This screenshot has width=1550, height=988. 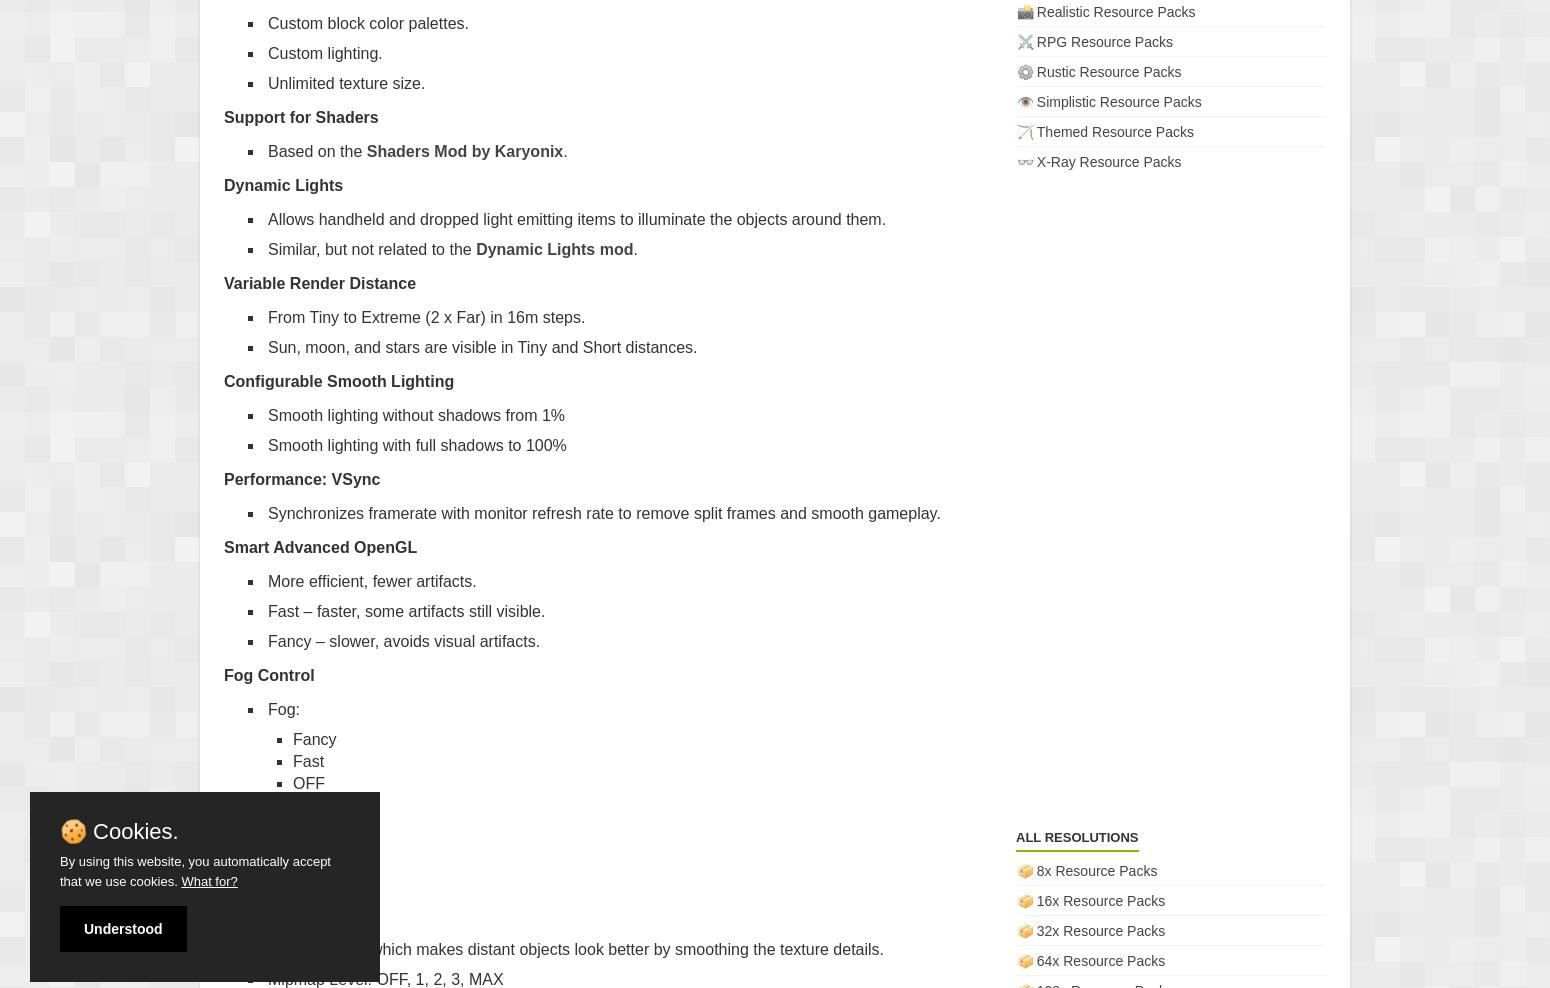 I want to click on 'Mipmap Level: OFF, 1, 2, 3, MAX', so click(x=384, y=978).